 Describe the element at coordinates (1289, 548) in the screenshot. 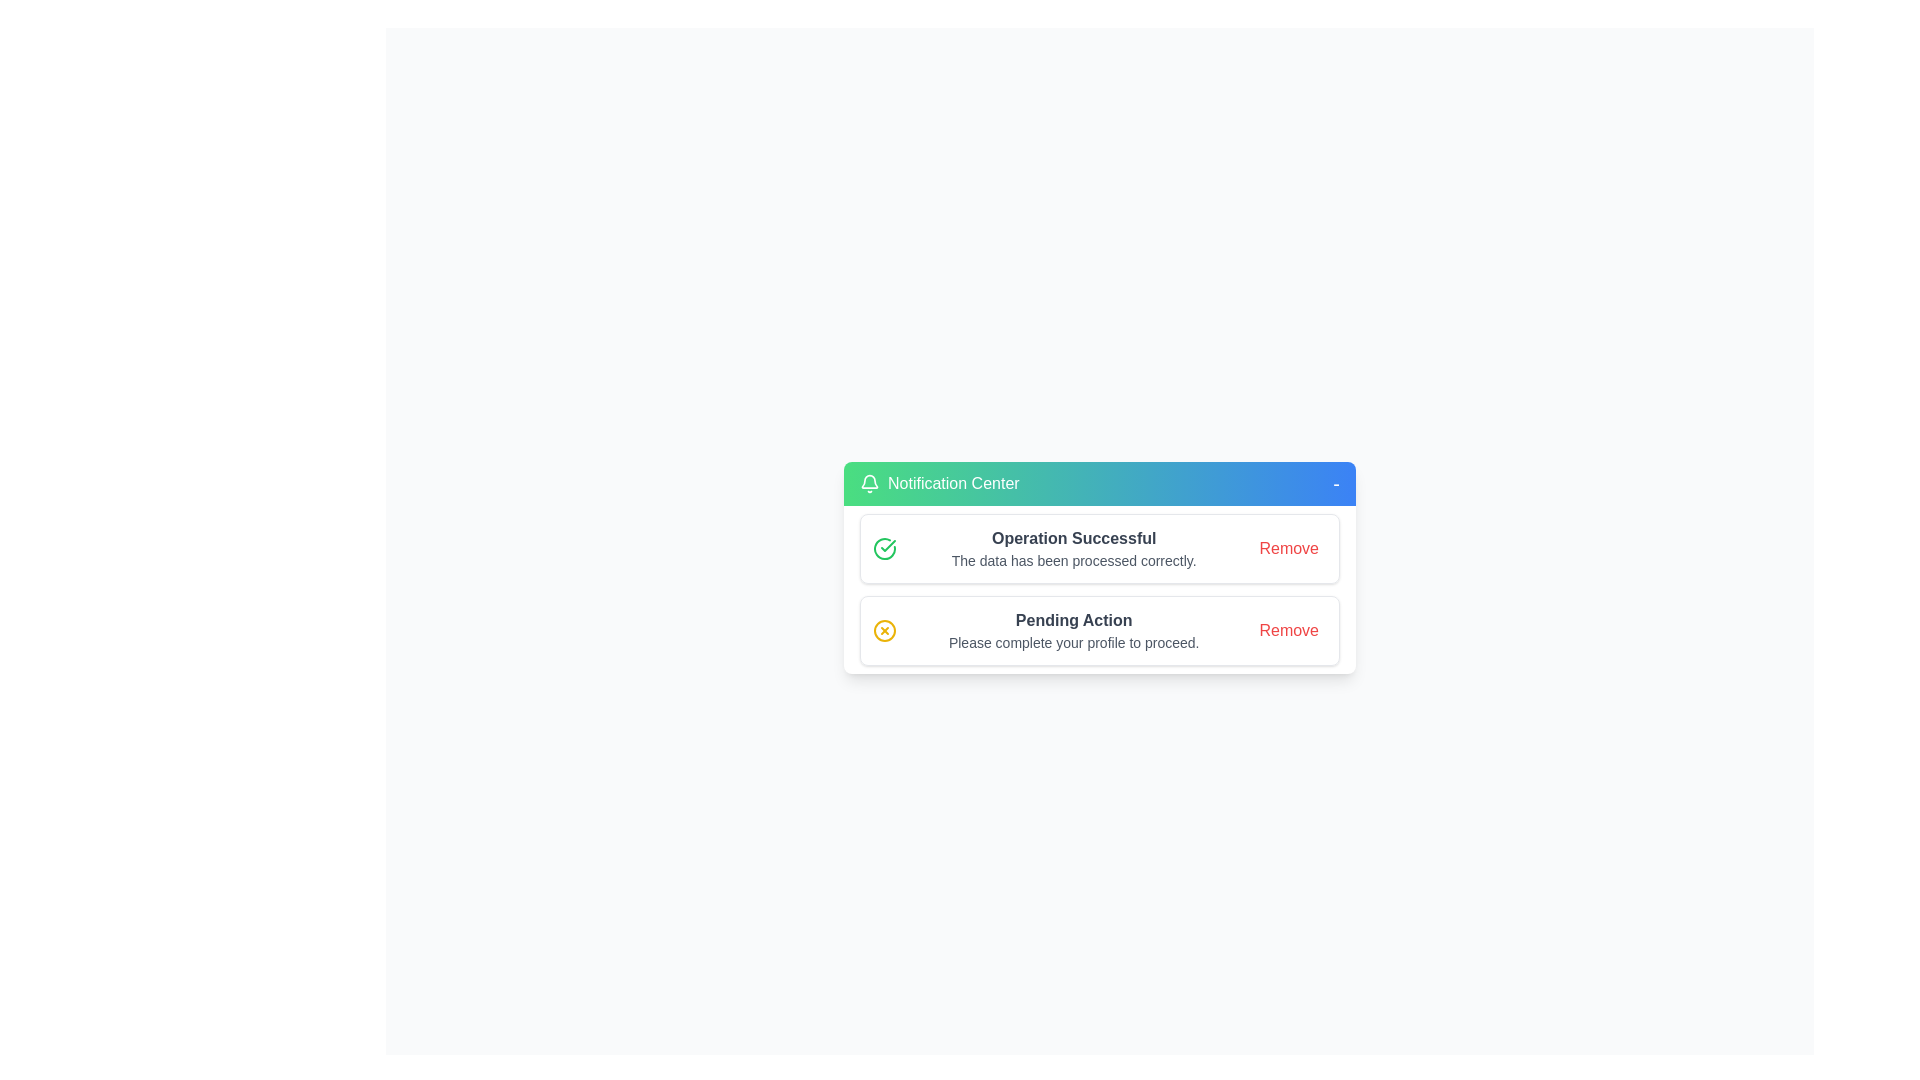

I see `the dismiss button located in the upper notification box of the 'Notification Center' interface, aligned to the far right next to the message 'Operation Successful'` at that location.